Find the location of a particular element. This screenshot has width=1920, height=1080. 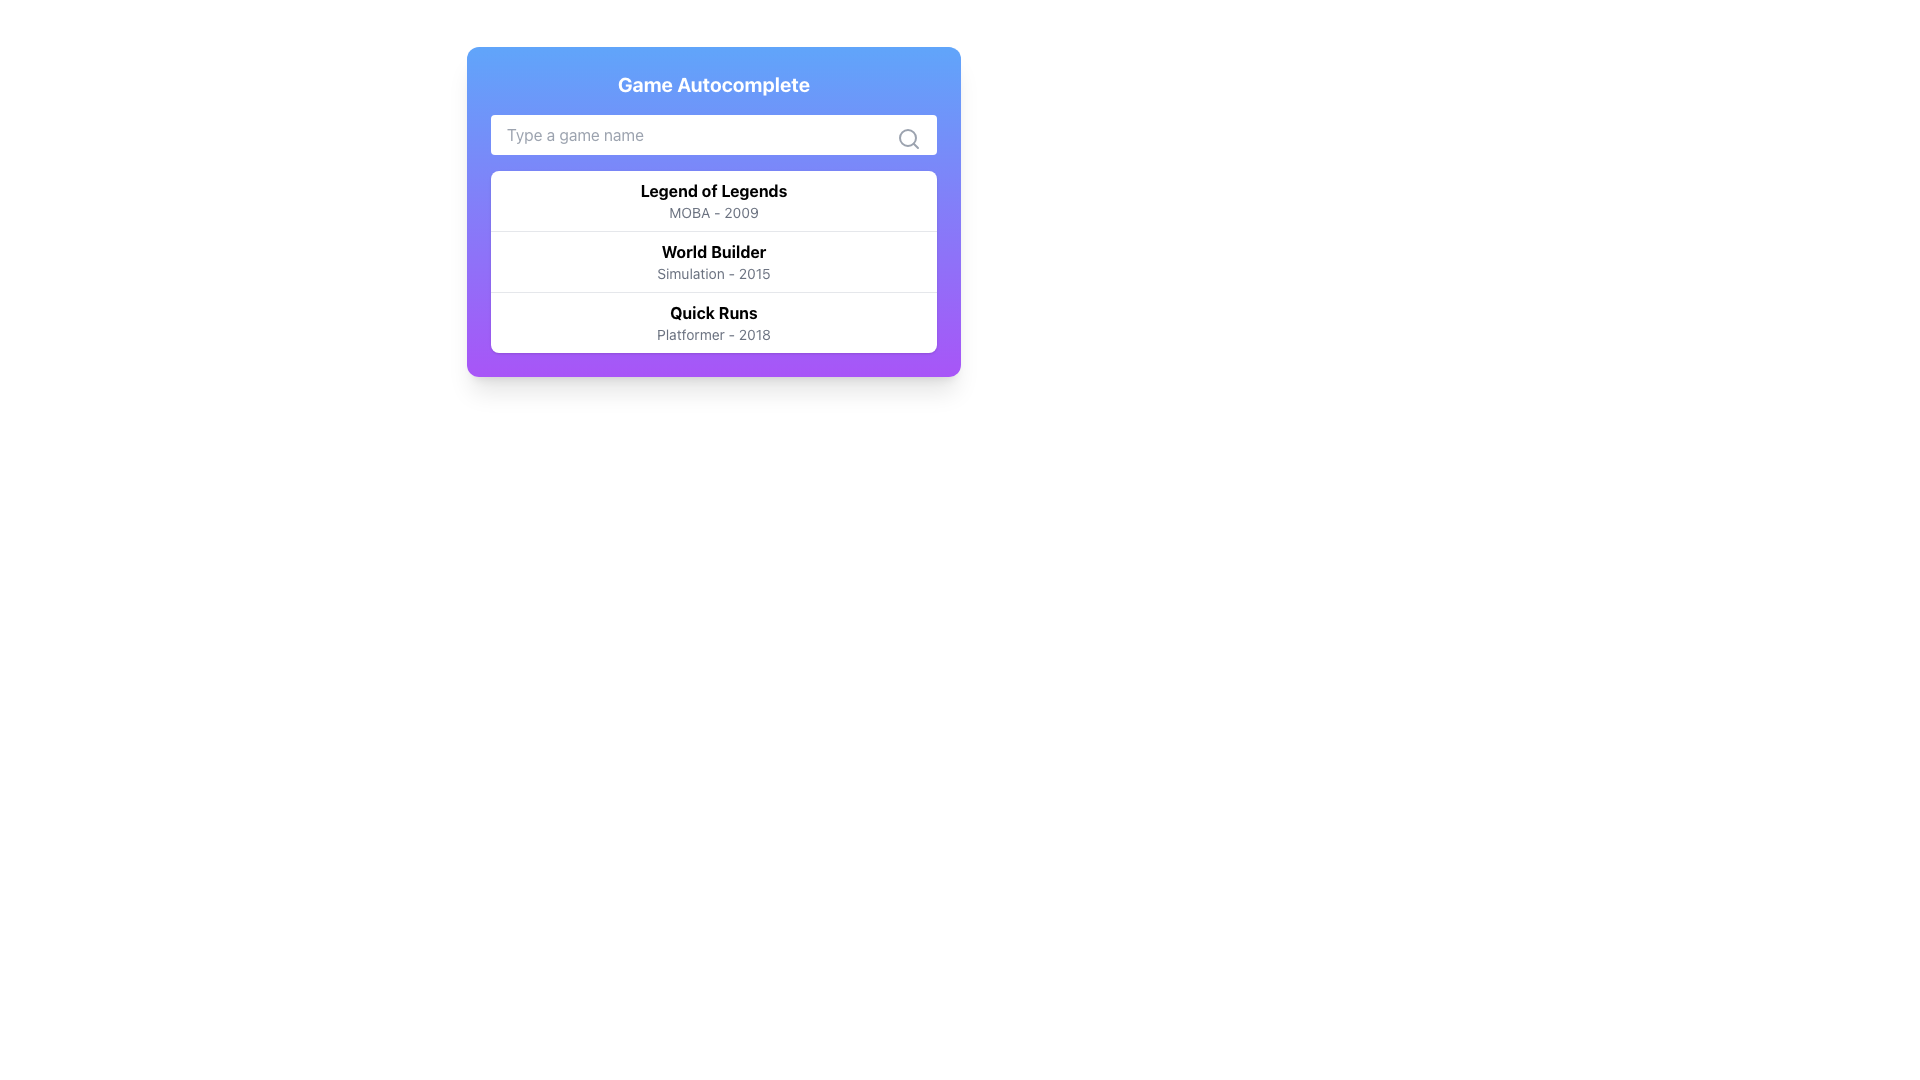

the text label that provides details about the game 'World Builder', specifically indicating its genre as 'Simulation' and release year '2015'. This label is located in the second row of a vertical list beneath the title 'World Builder' is located at coordinates (714, 273).